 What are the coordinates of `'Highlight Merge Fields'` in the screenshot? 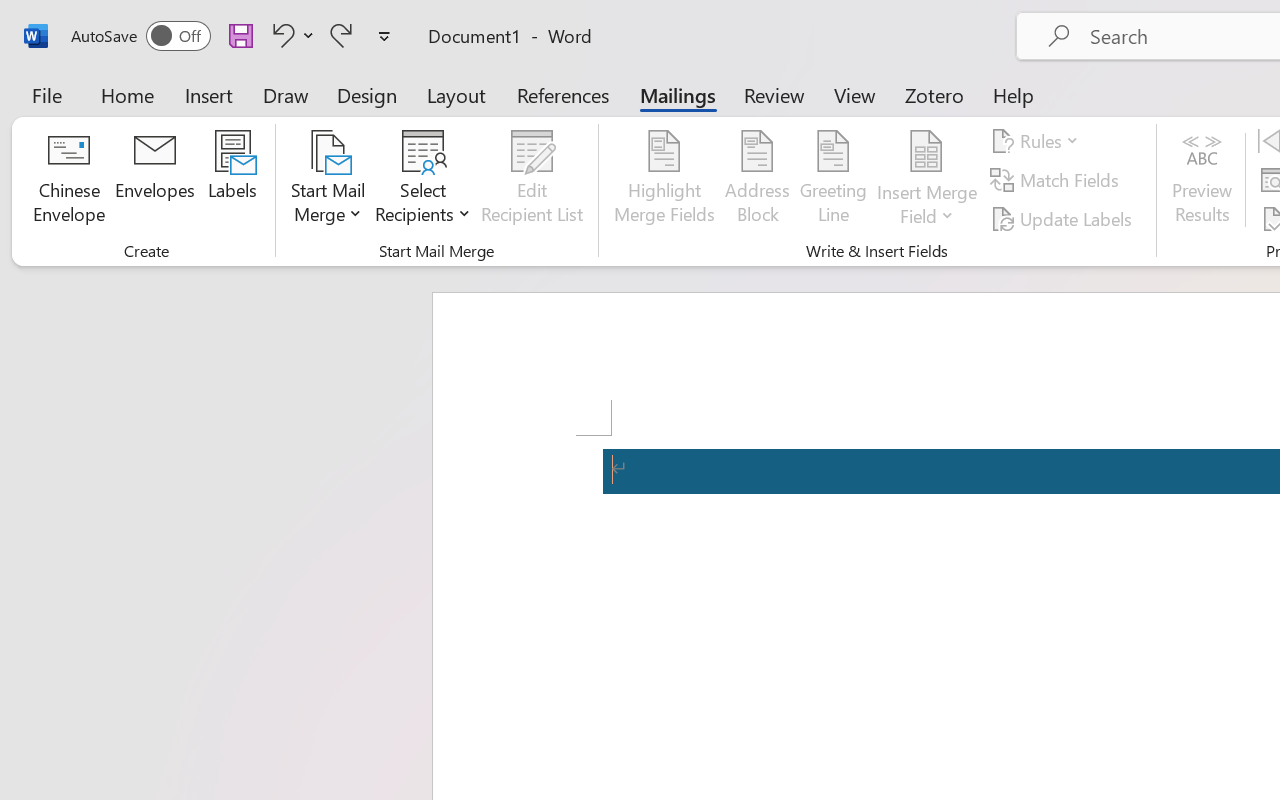 It's located at (664, 179).